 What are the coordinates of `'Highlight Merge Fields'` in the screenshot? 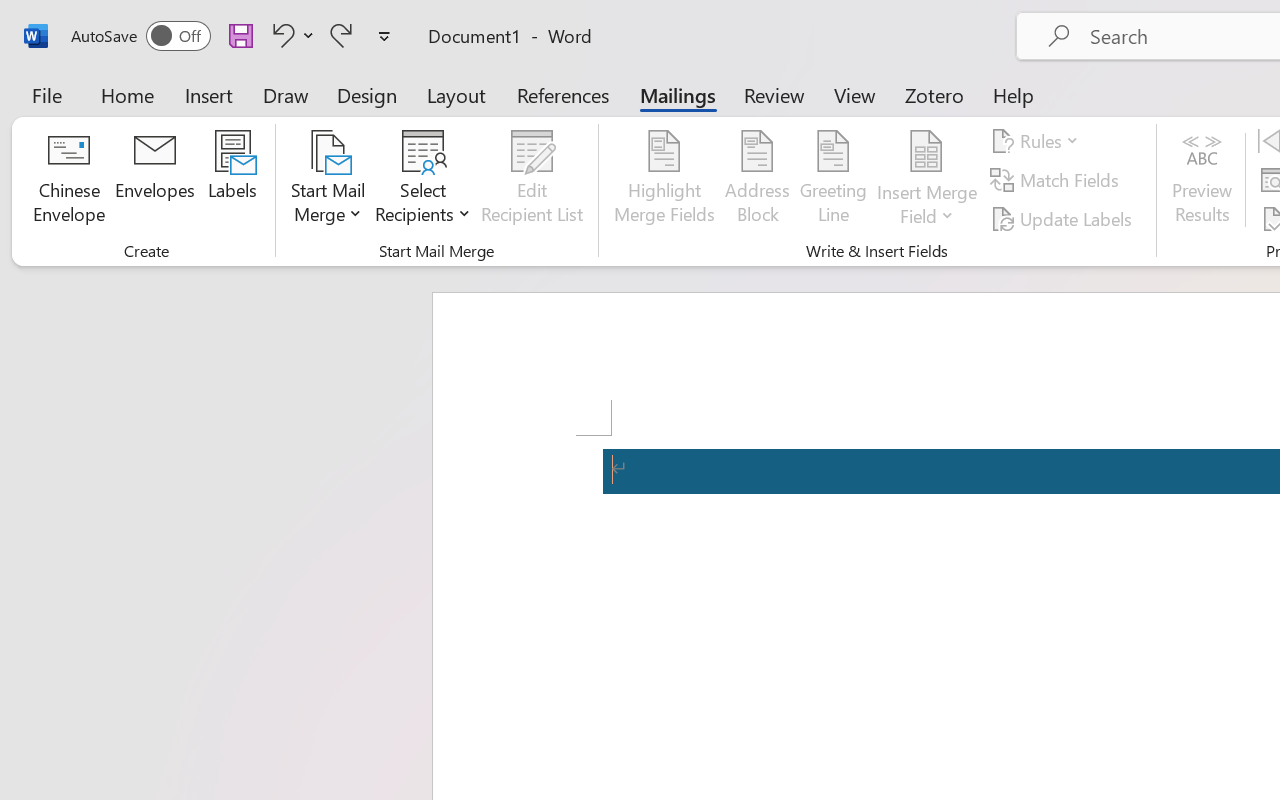 It's located at (664, 179).